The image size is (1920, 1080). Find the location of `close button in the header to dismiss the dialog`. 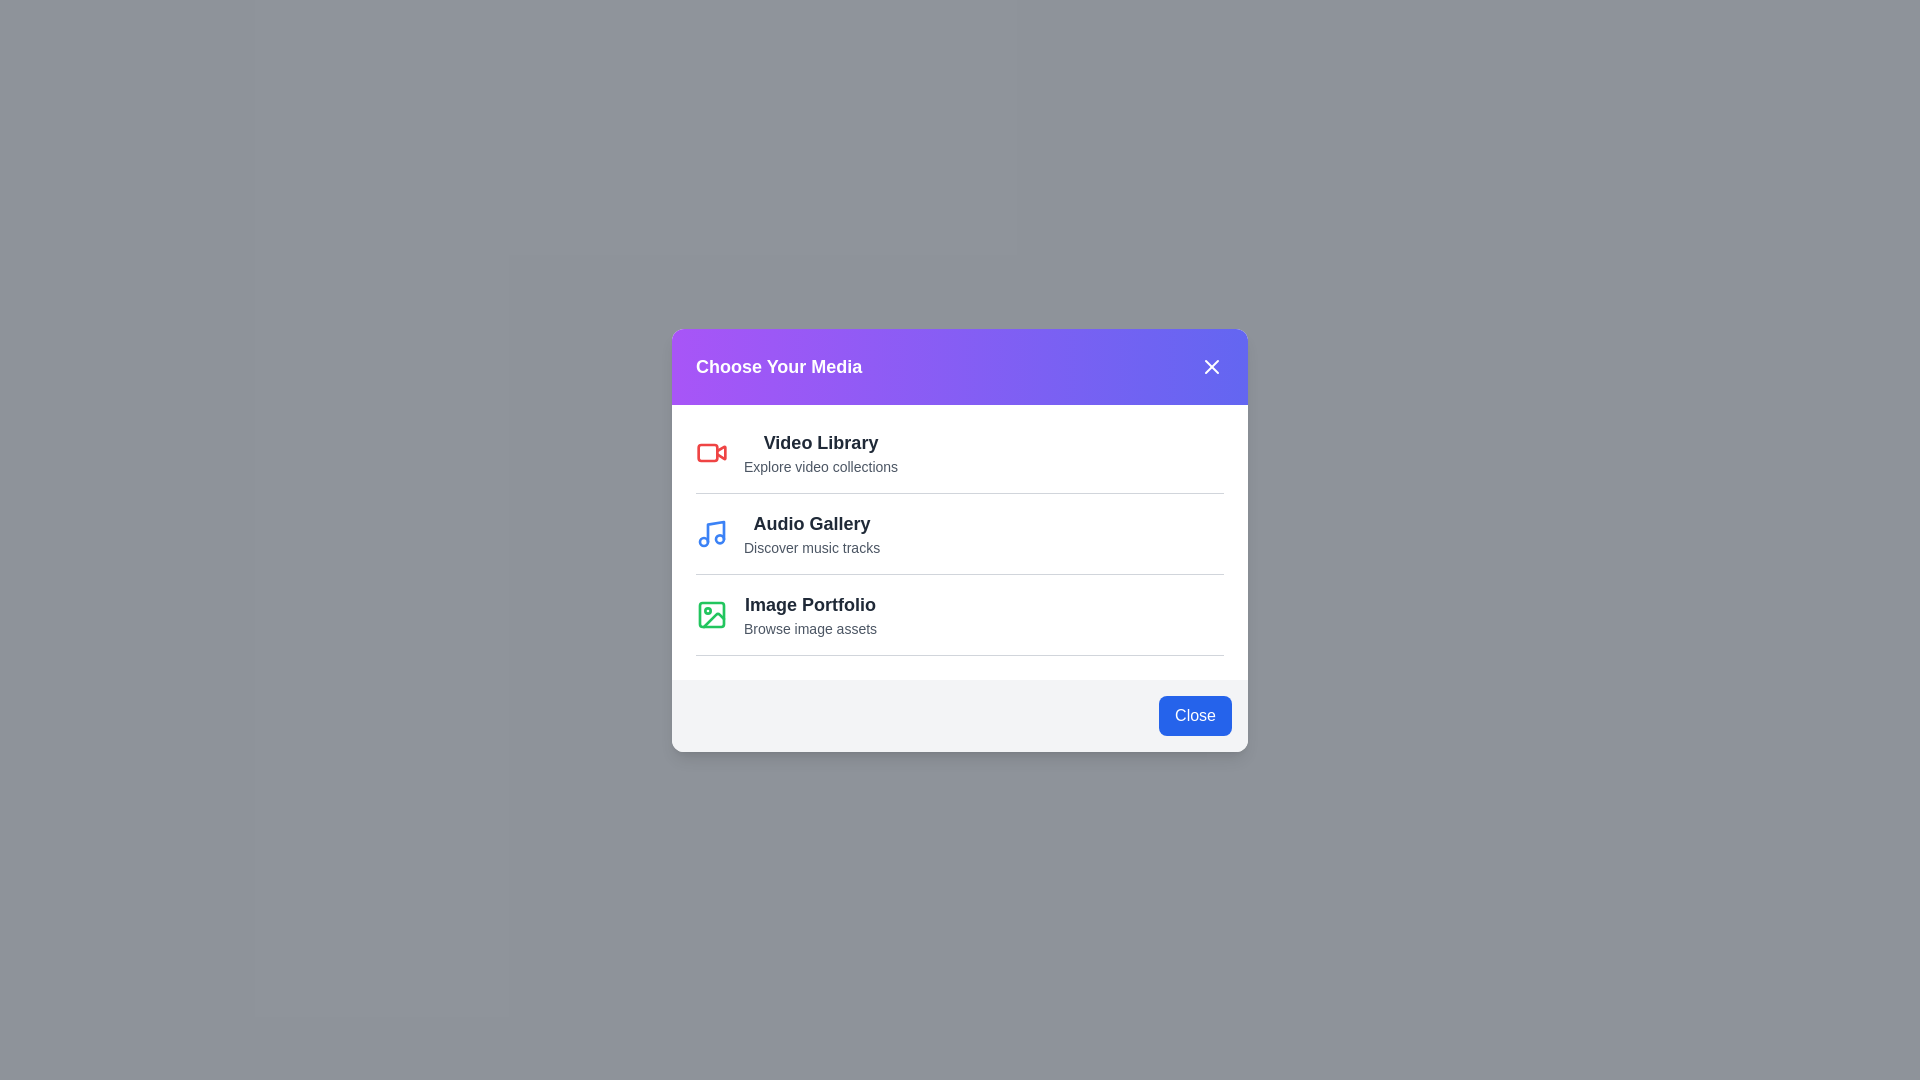

close button in the header to dismiss the dialog is located at coordinates (1210, 366).